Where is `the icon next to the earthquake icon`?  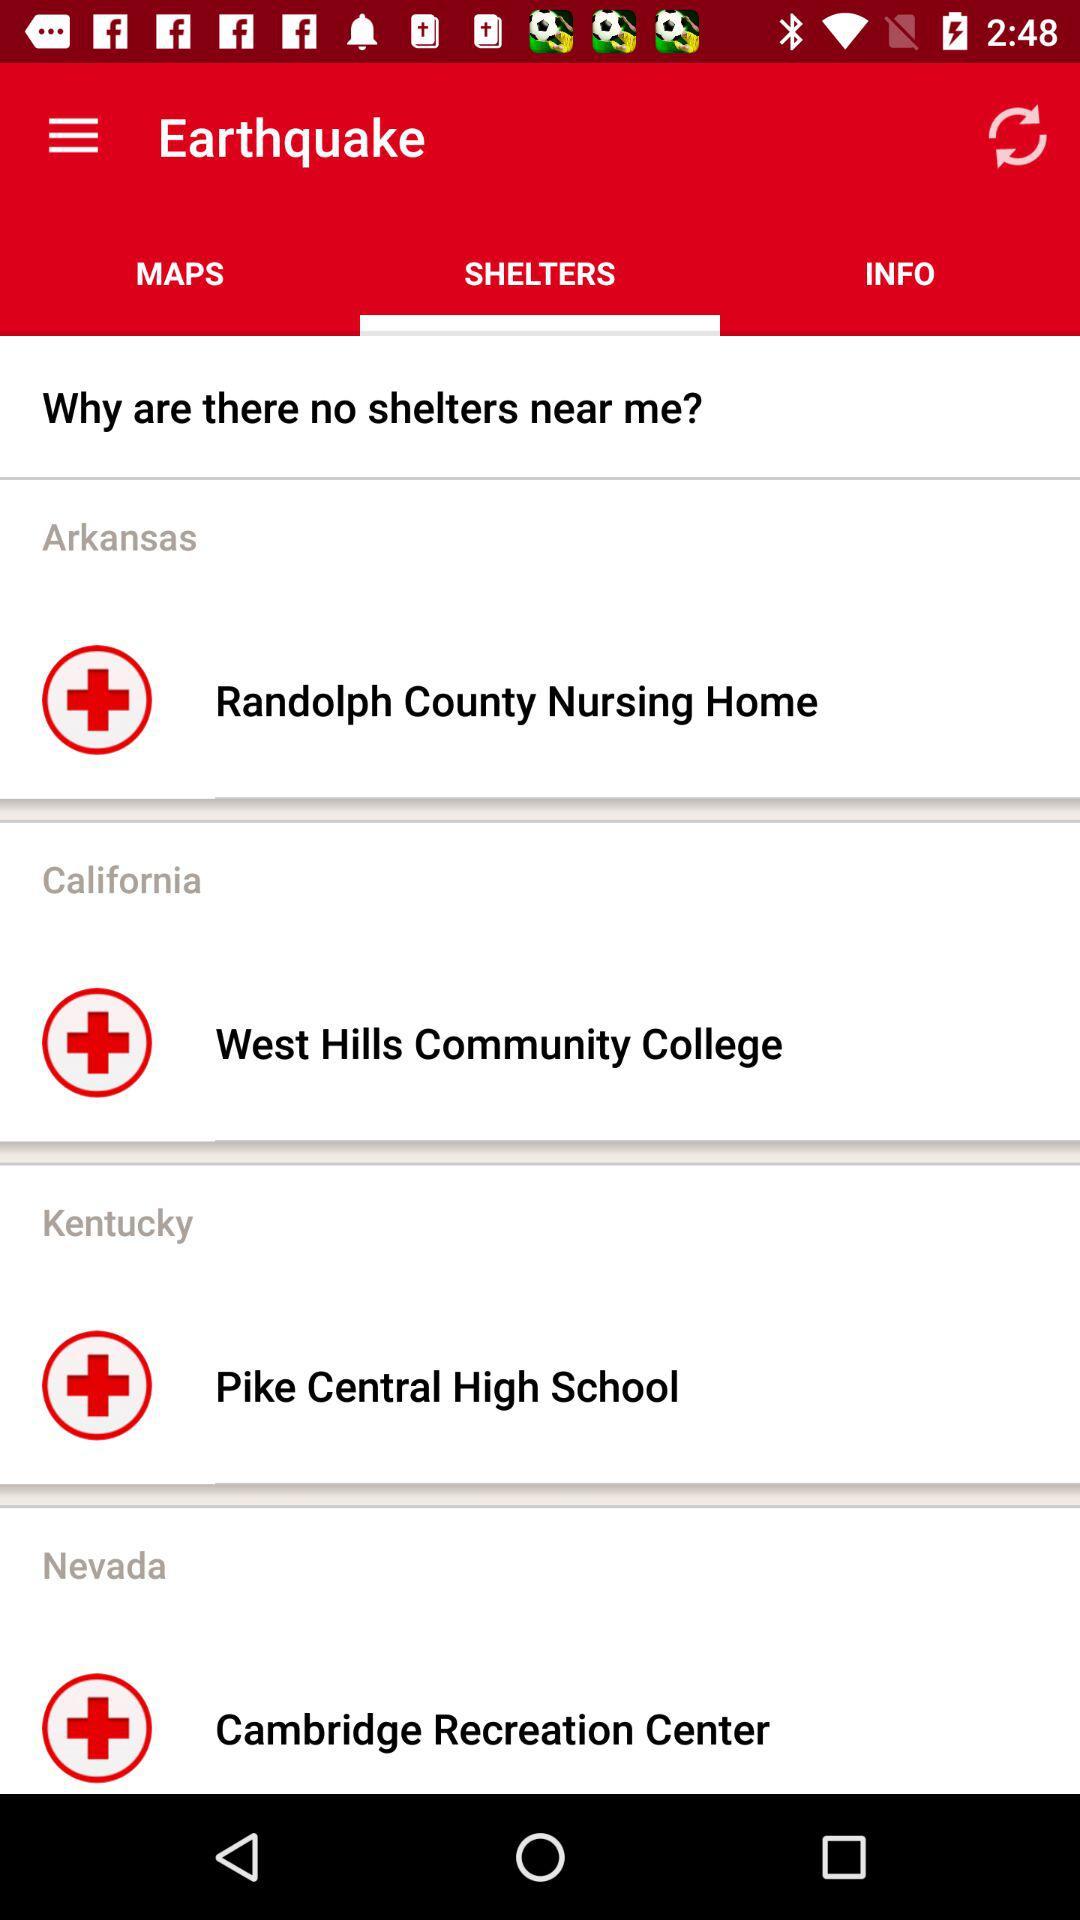
the icon next to the earthquake icon is located at coordinates (72, 135).